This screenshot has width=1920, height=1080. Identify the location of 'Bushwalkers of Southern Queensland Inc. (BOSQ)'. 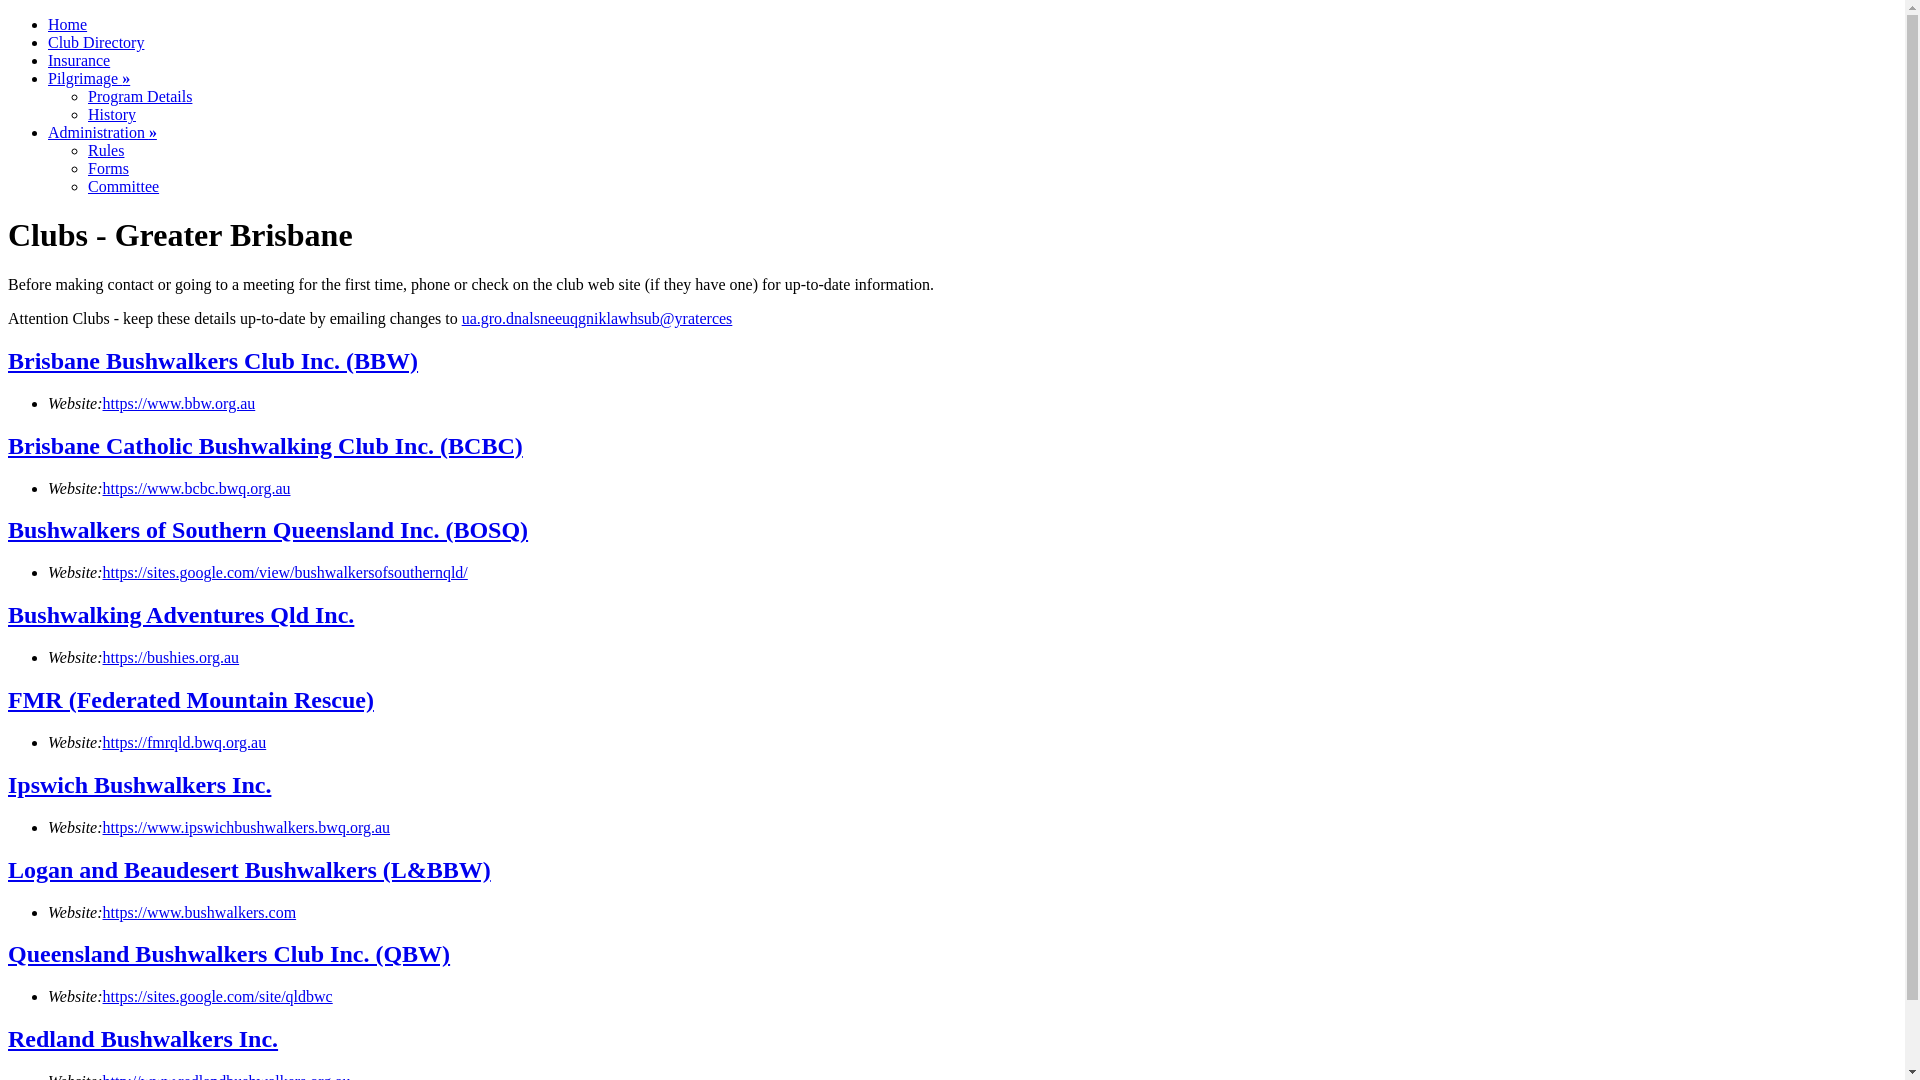
(267, 528).